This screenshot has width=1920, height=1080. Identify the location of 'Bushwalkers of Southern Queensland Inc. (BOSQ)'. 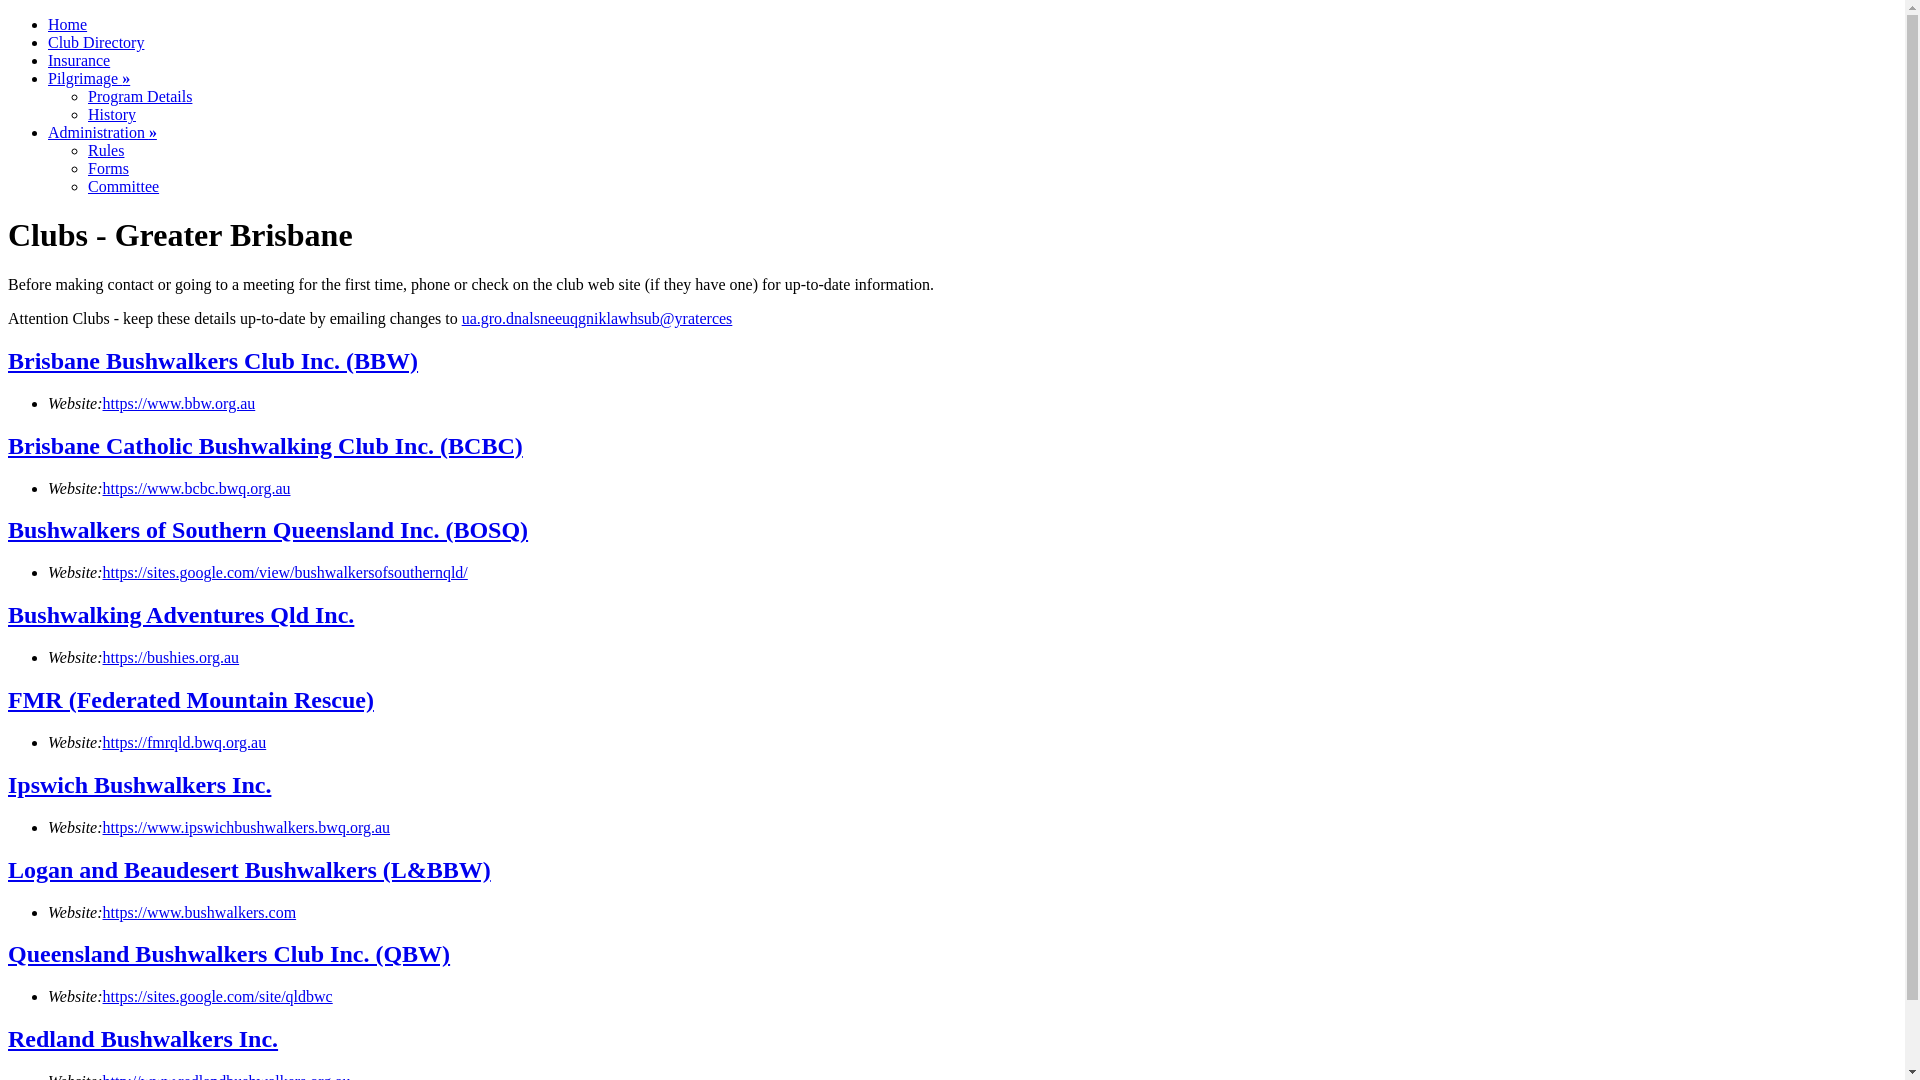
(267, 528).